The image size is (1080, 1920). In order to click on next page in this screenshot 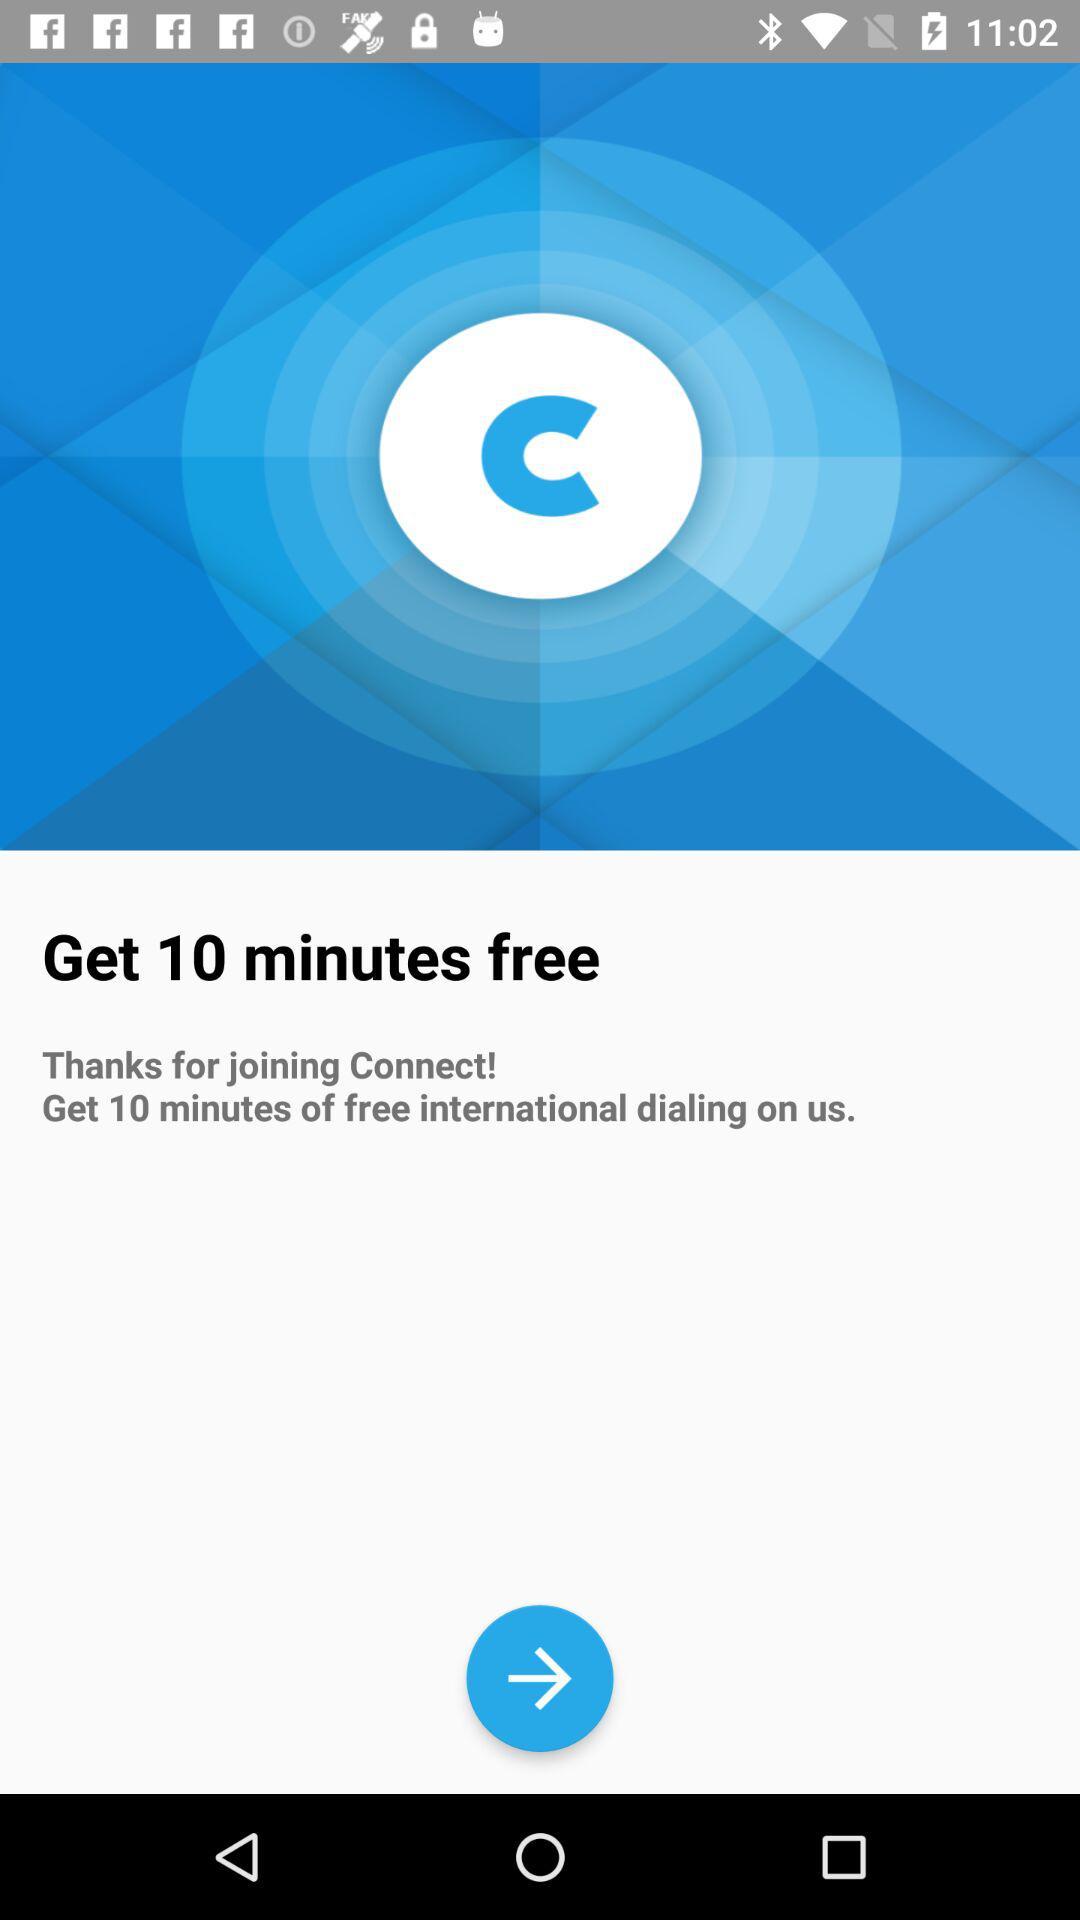, I will do `click(540, 1678)`.